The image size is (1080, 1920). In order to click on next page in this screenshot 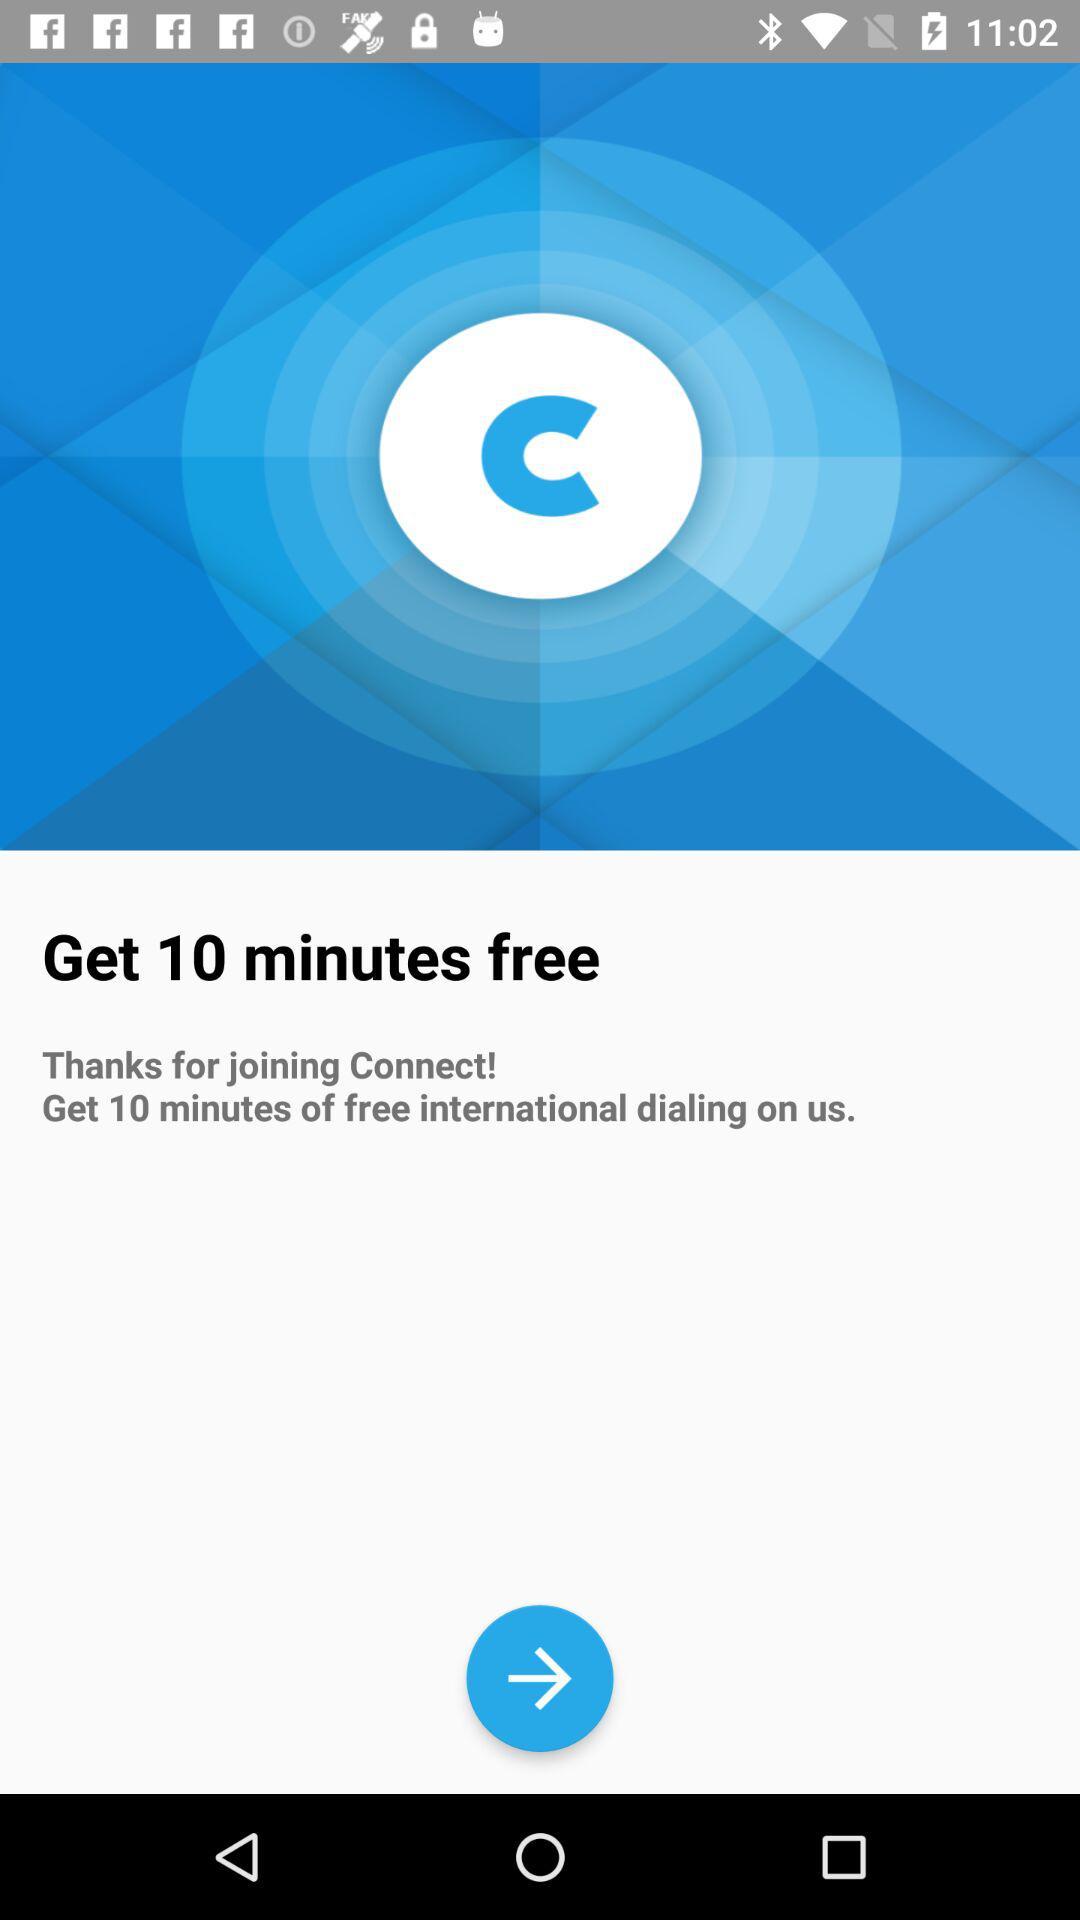, I will do `click(540, 1678)`.